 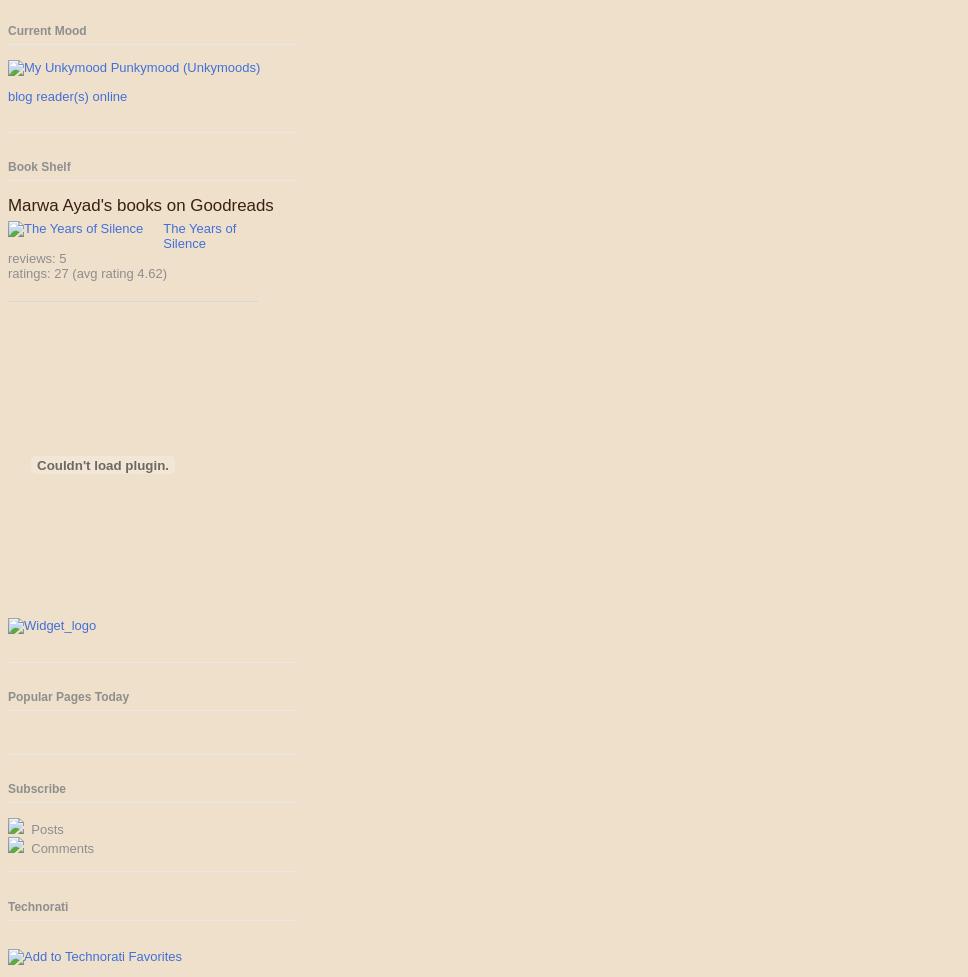 What do you see at coordinates (46, 29) in the screenshot?
I see `'Current Mood'` at bounding box center [46, 29].